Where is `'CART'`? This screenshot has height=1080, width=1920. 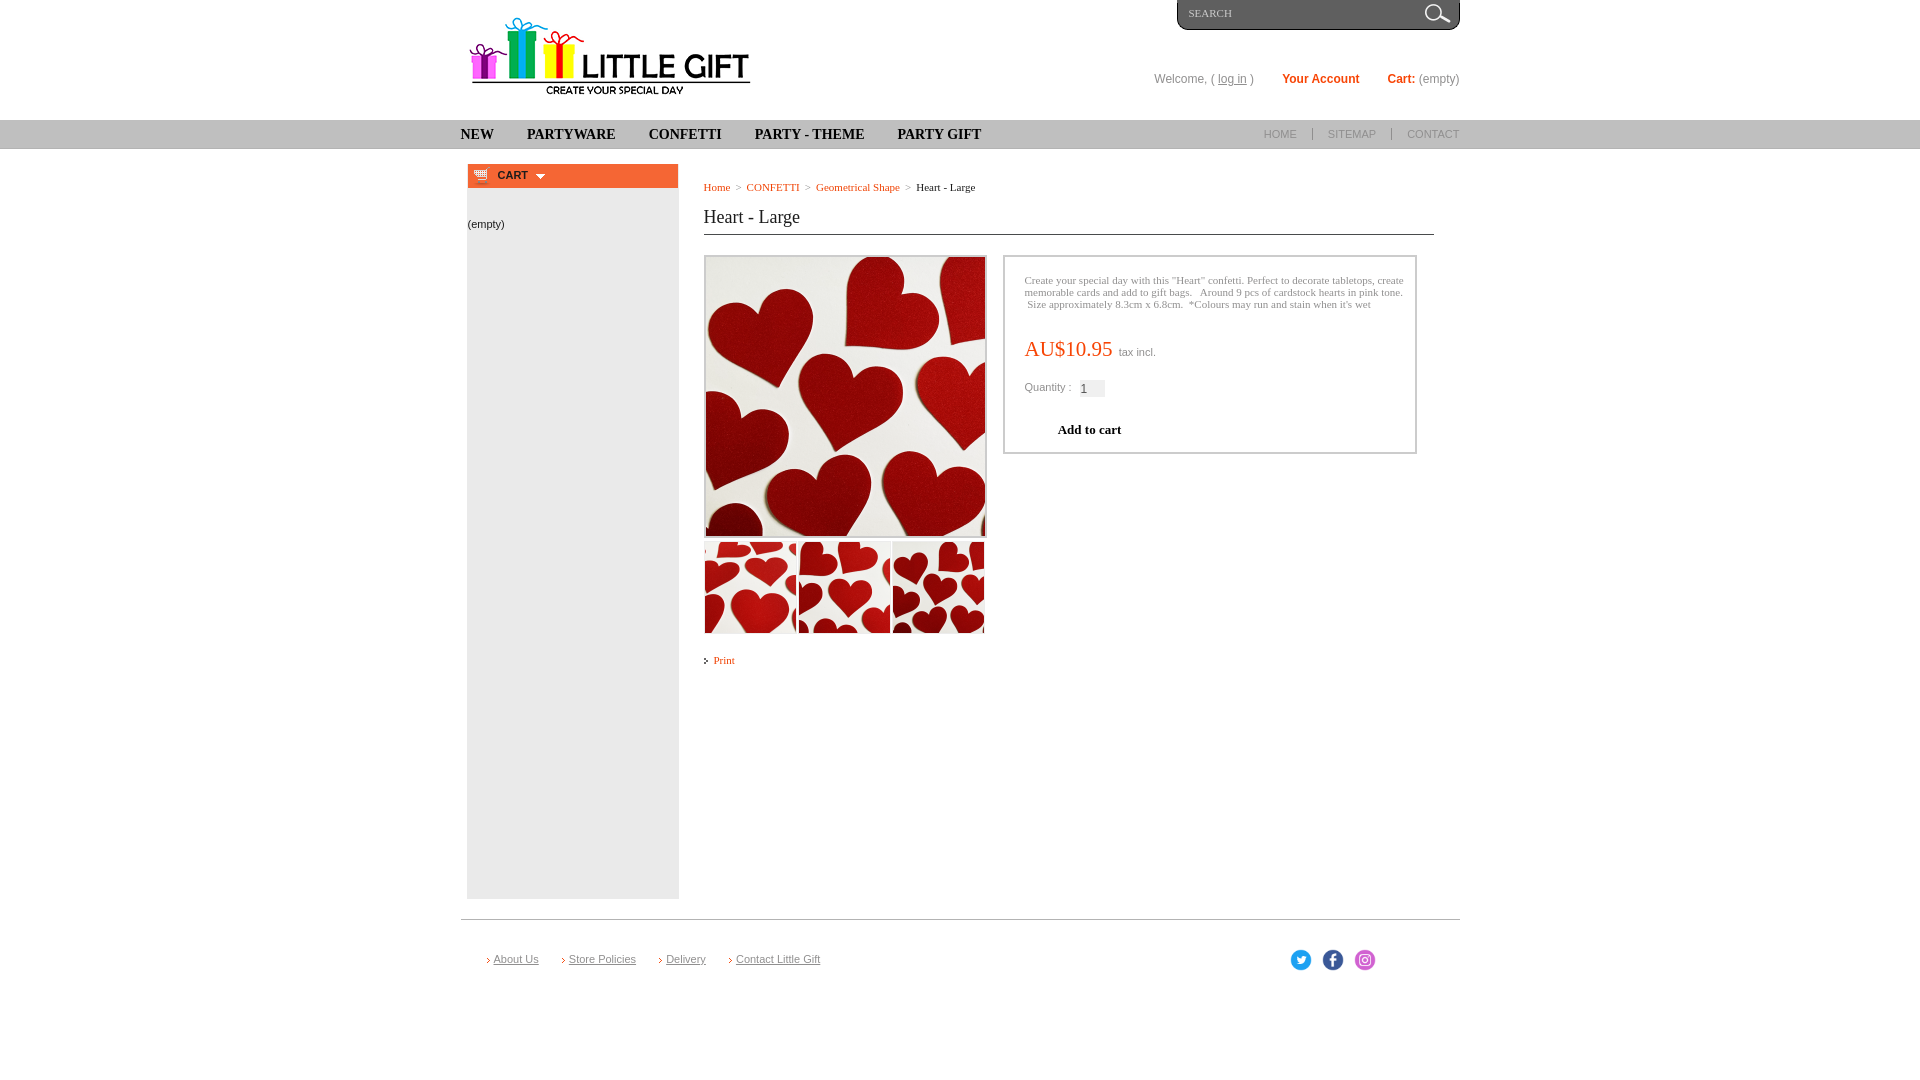 'CART' is located at coordinates (513, 173).